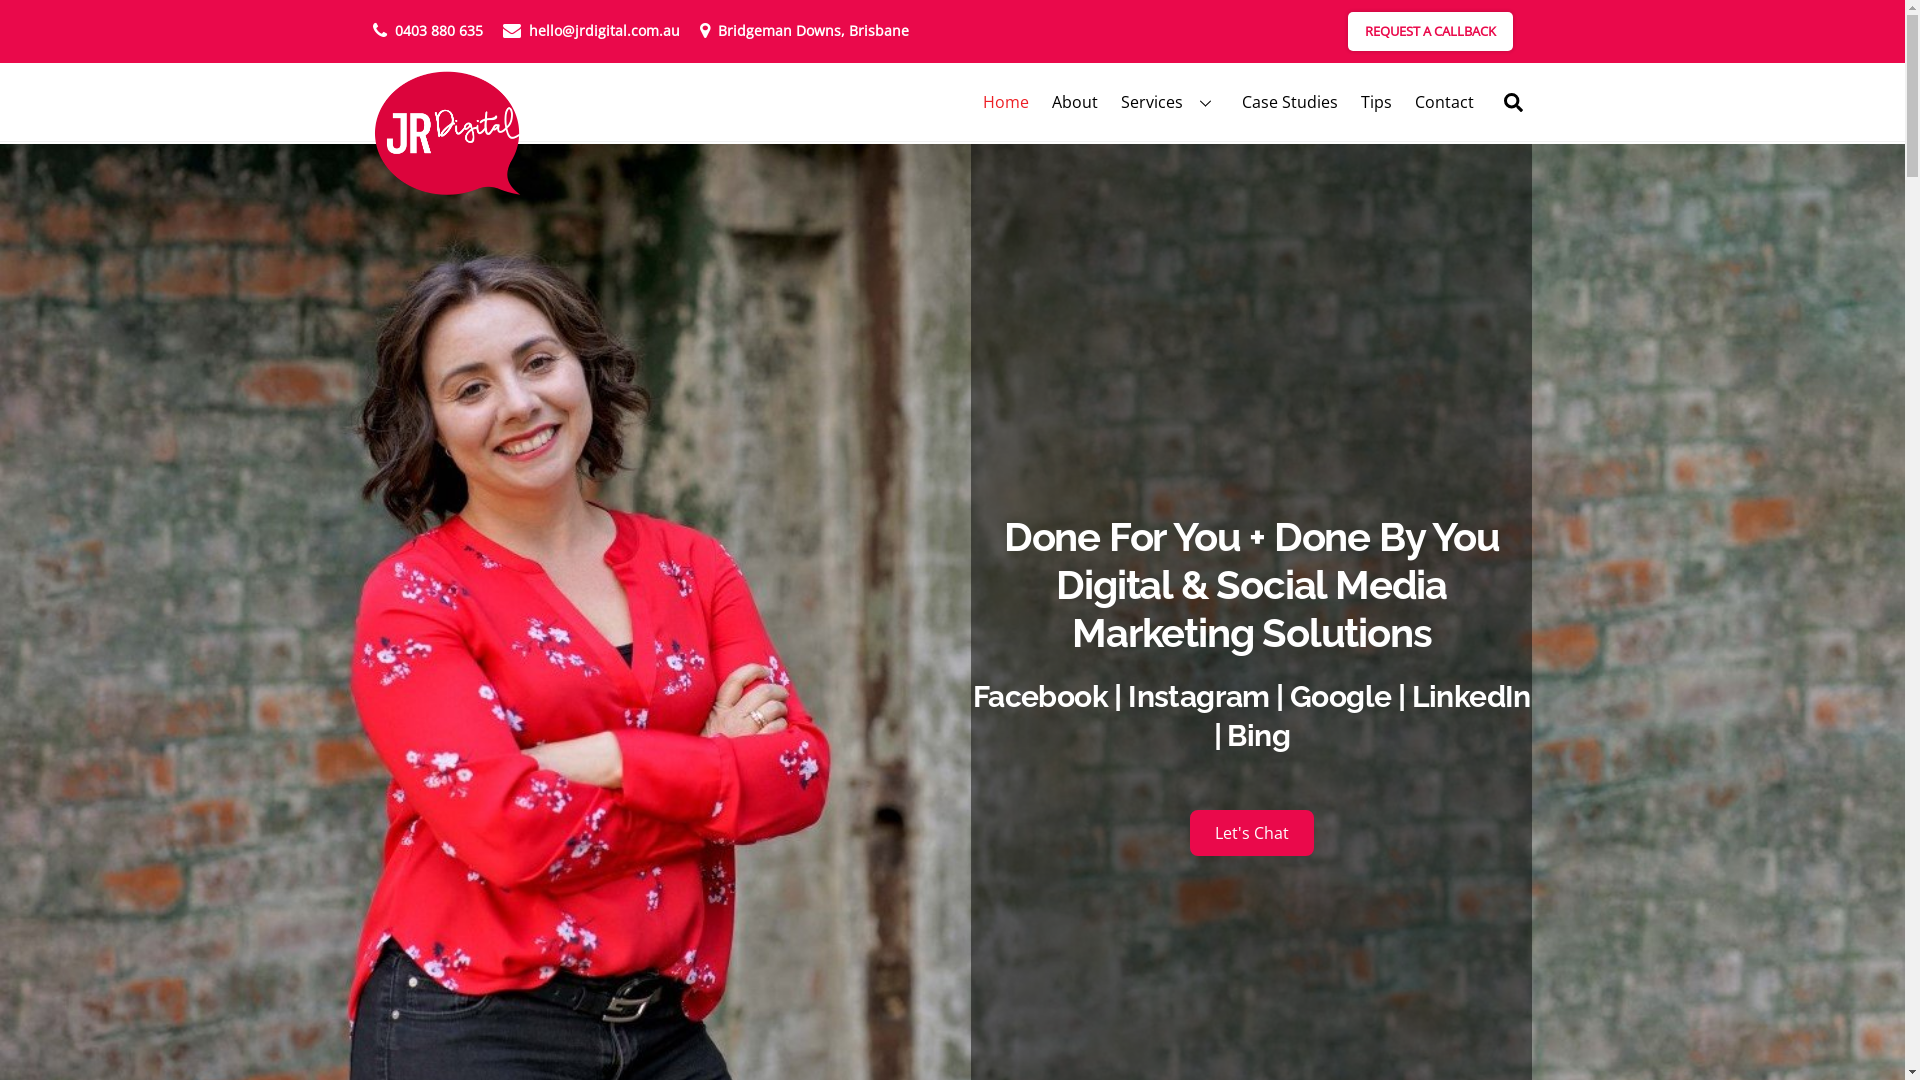 This screenshot has width=1920, height=1080. Describe the element at coordinates (1350, 101) in the screenshot. I see `'Tips'` at that location.